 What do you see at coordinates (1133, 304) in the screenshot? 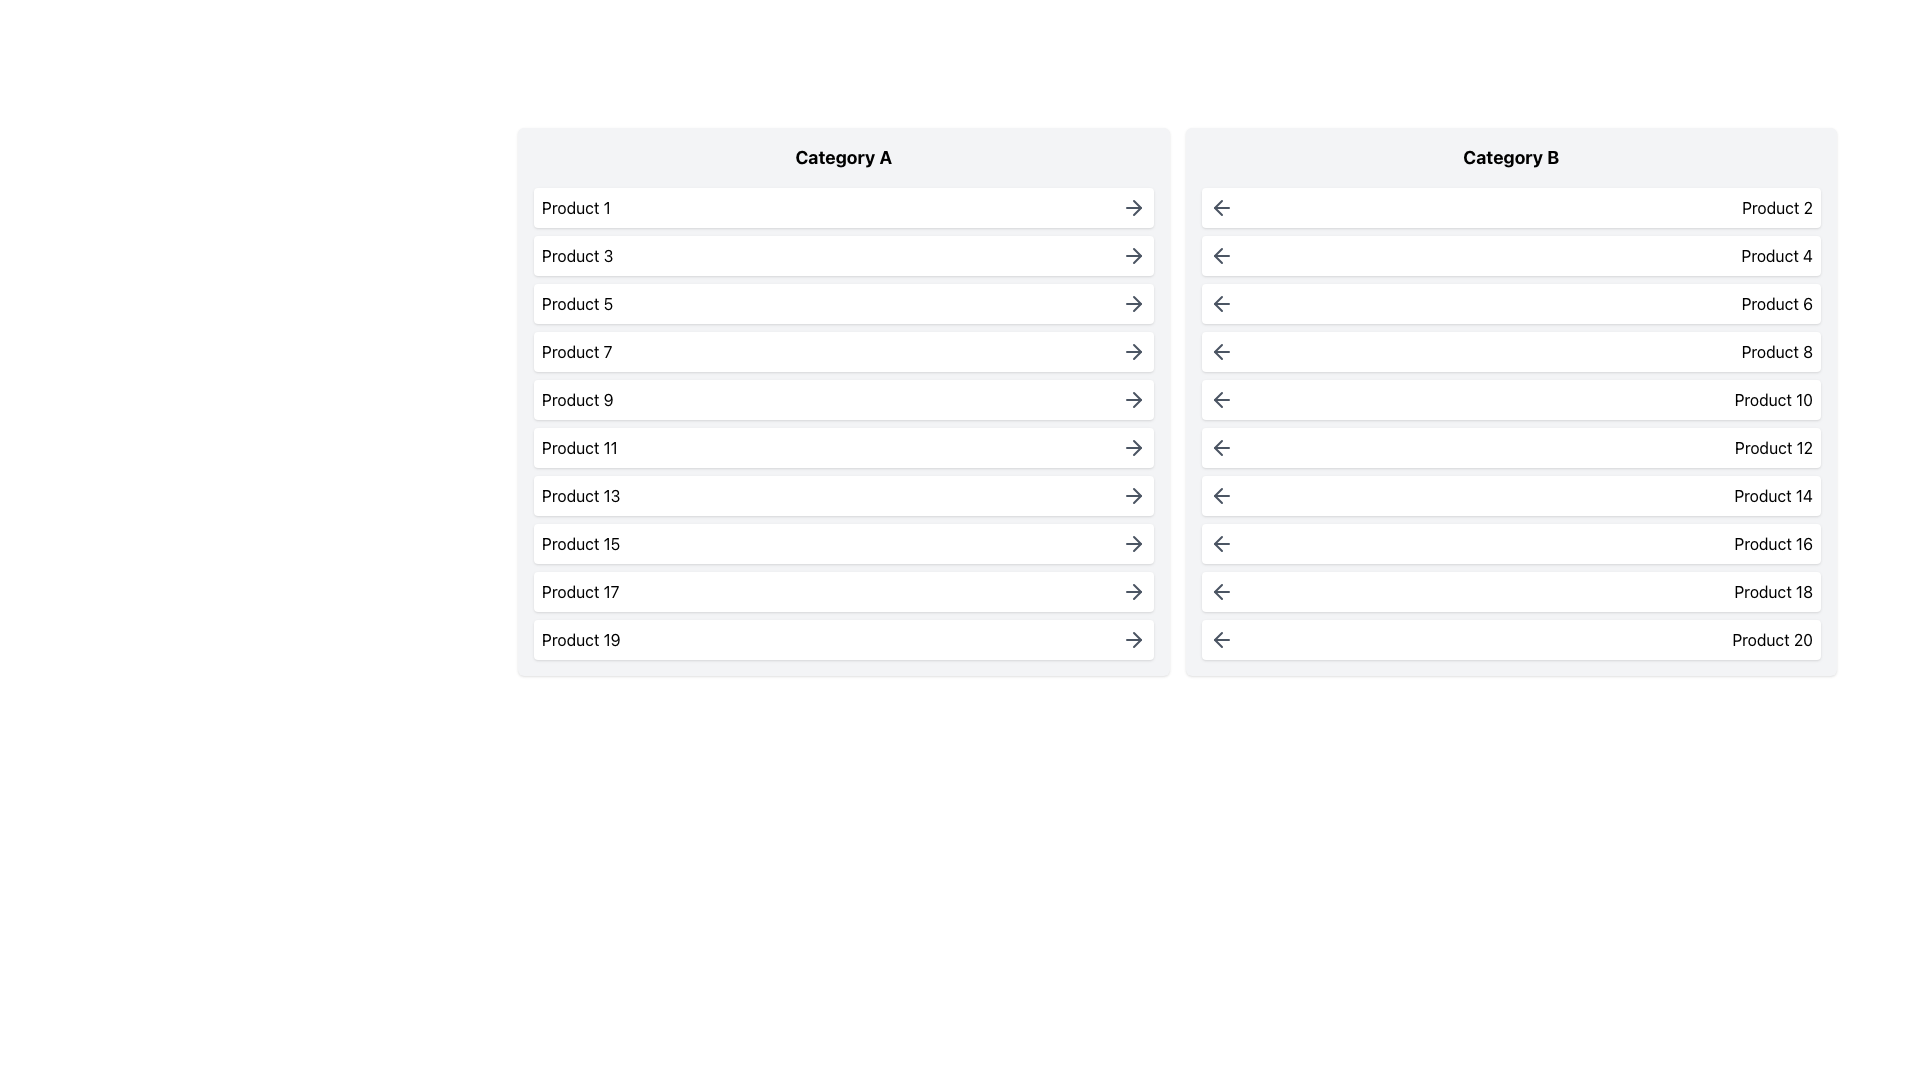
I see `the rightward-pointing arrow icon next to 'Product 5' in the list under 'Category A' to trigger the tooltip or highlight effect` at bounding box center [1133, 304].